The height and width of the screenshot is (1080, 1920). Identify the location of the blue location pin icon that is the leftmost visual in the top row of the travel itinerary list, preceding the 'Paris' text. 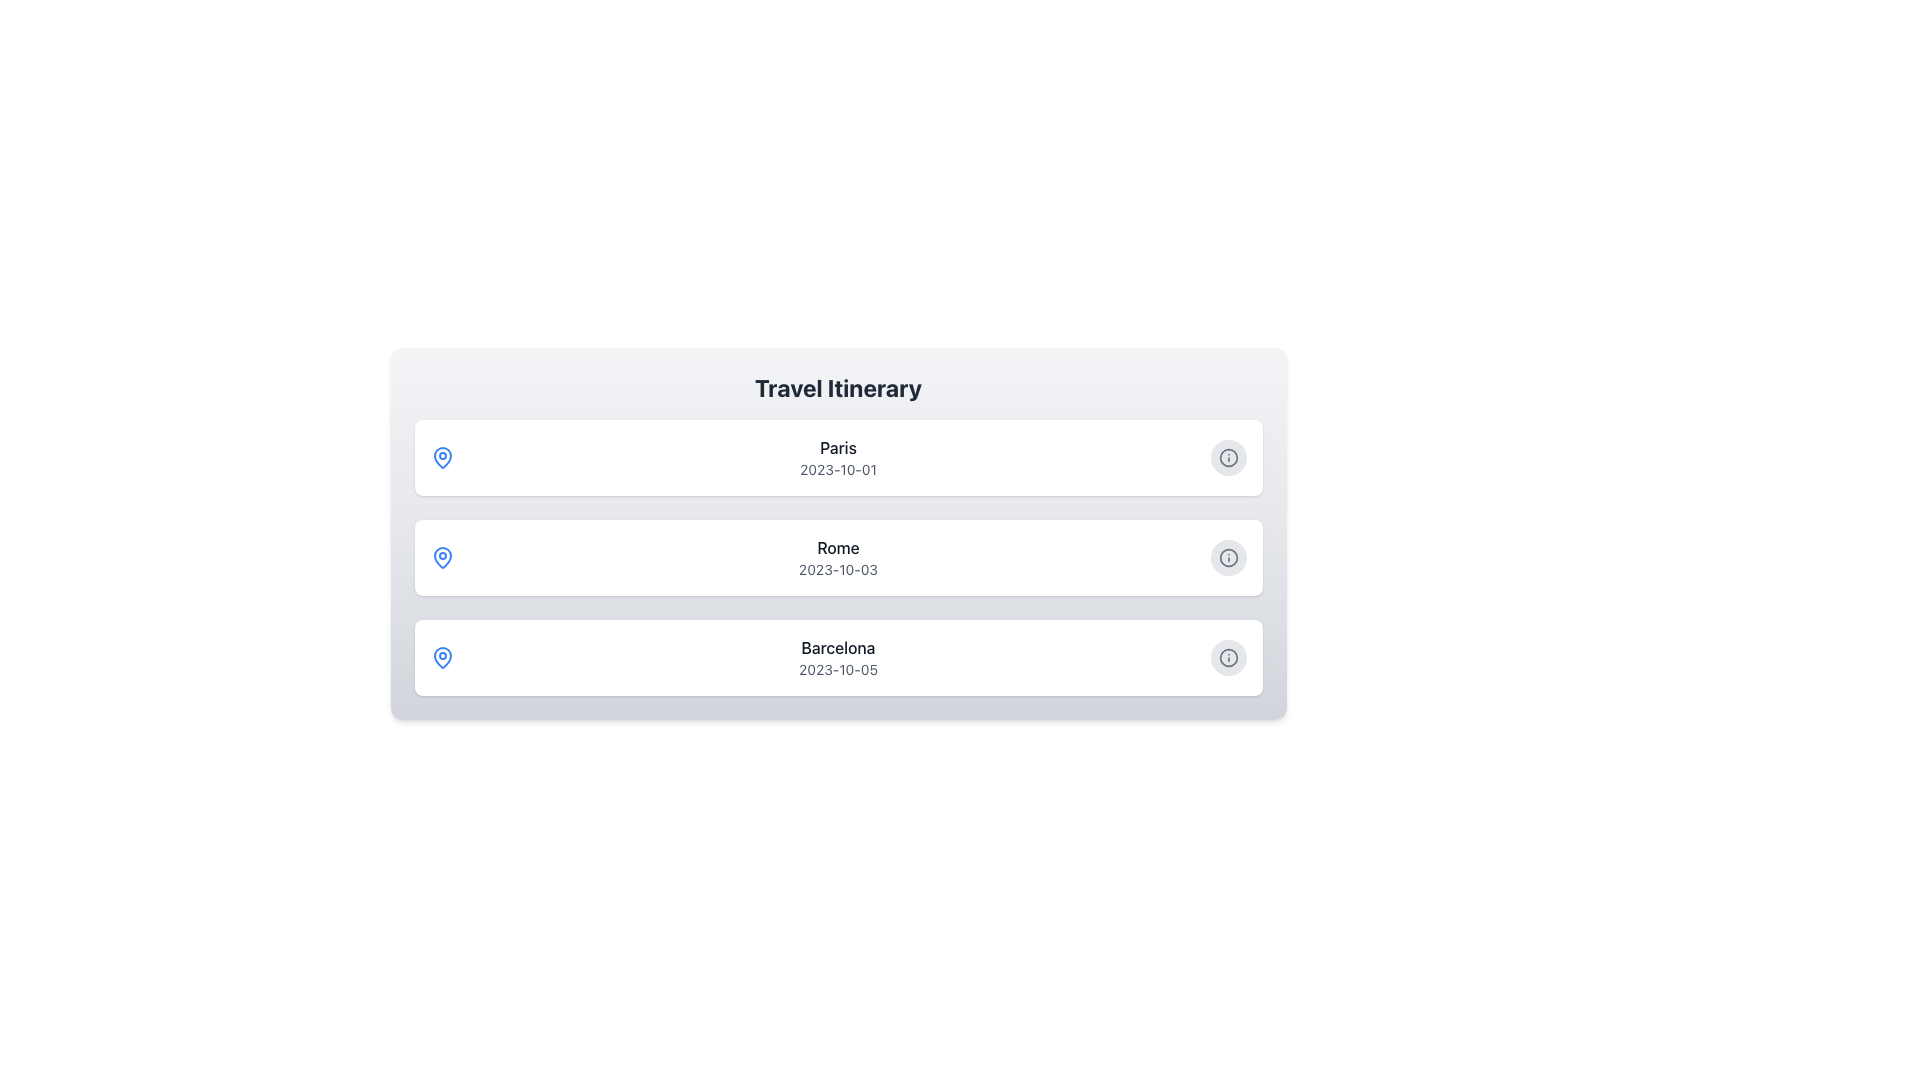
(441, 458).